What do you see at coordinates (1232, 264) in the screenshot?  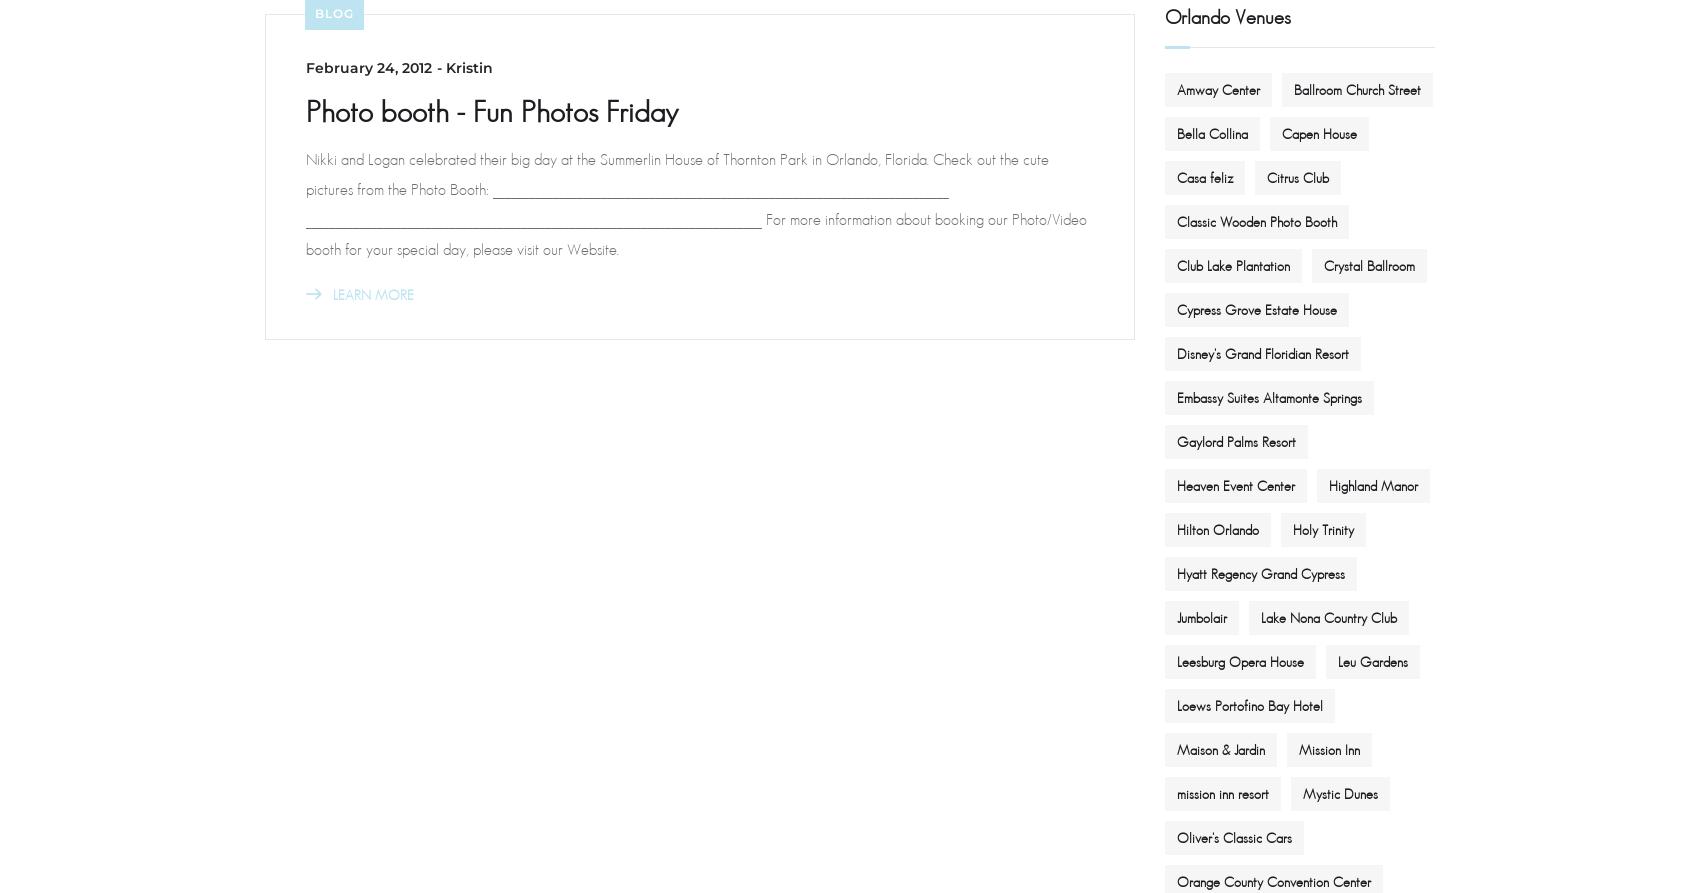 I see `'Club Lake Plantation'` at bounding box center [1232, 264].